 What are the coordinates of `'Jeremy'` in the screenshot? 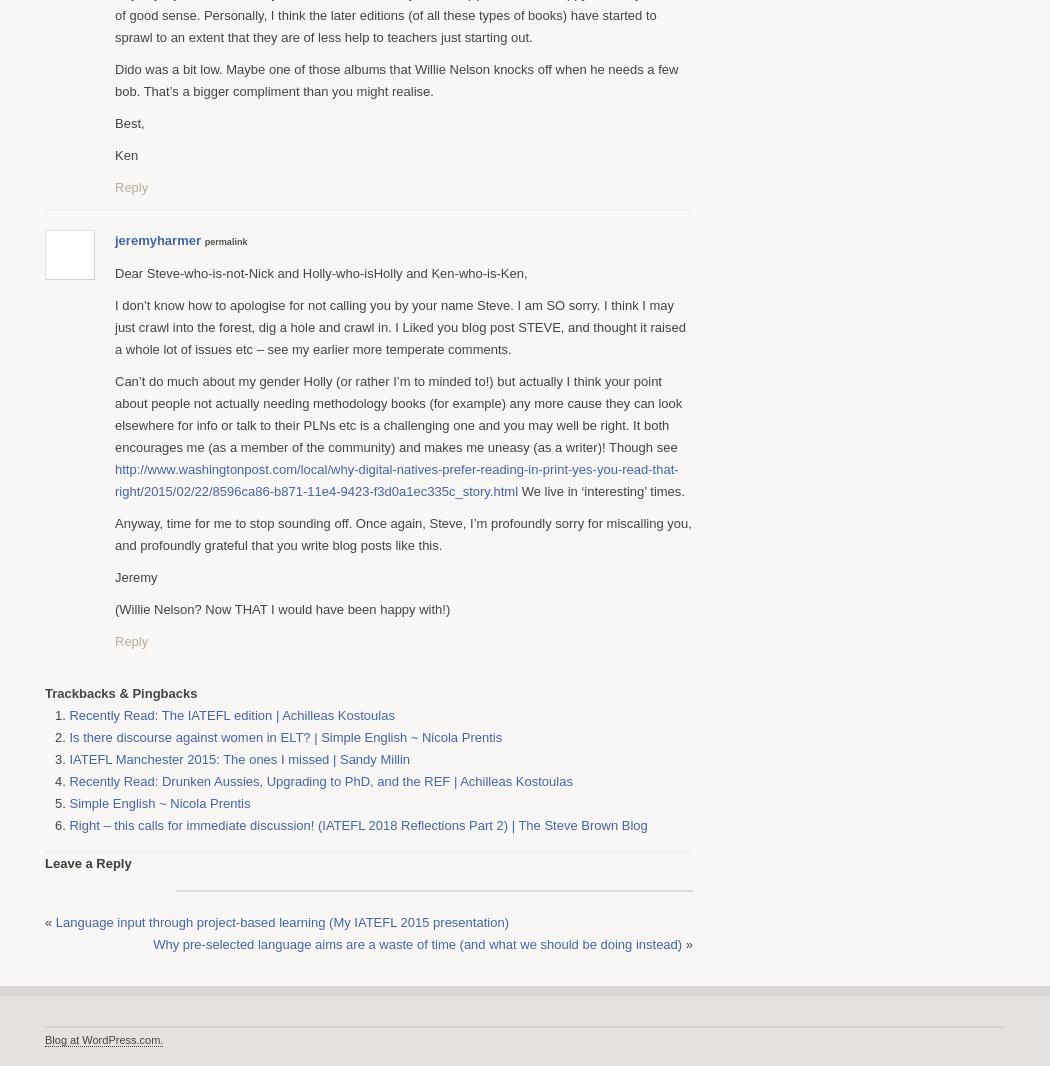 It's located at (134, 575).